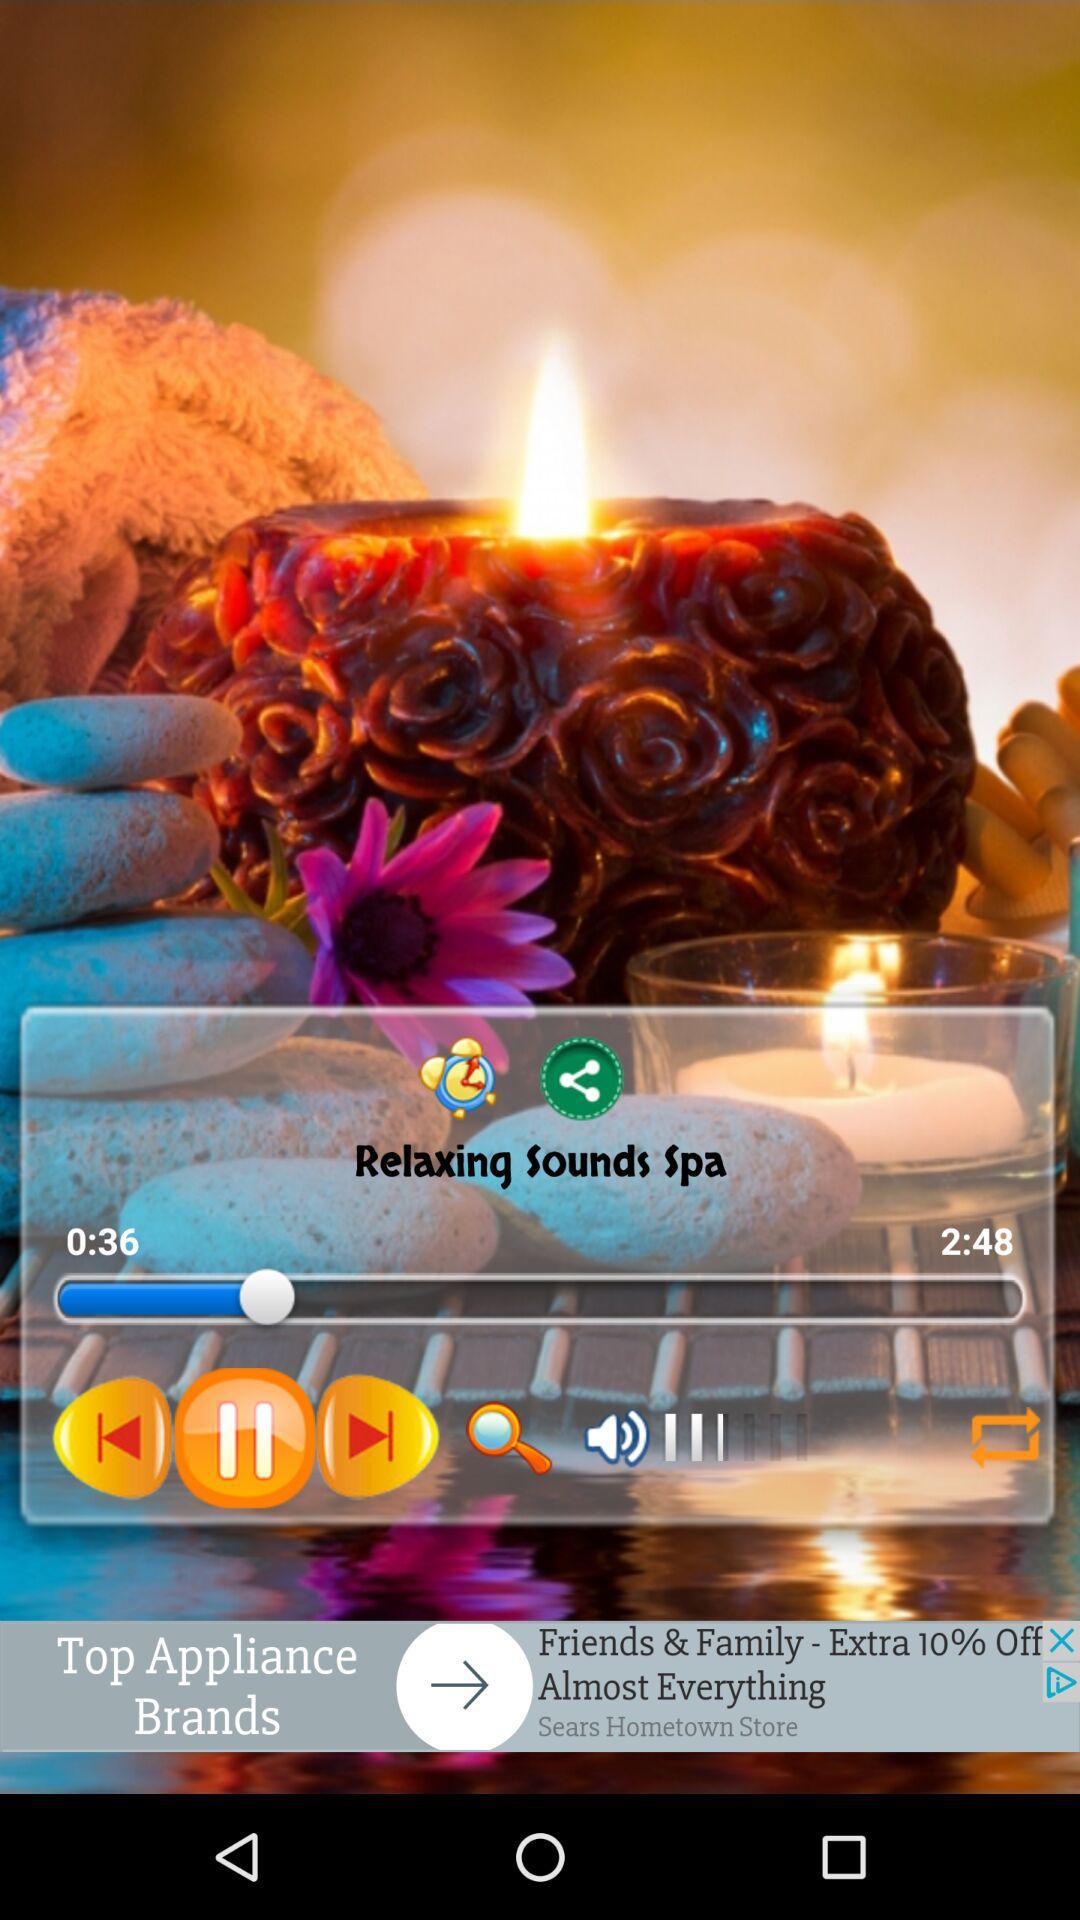  What do you see at coordinates (1005, 1437) in the screenshot?
I see `swap icon` at bounding box center [1005, 1437].